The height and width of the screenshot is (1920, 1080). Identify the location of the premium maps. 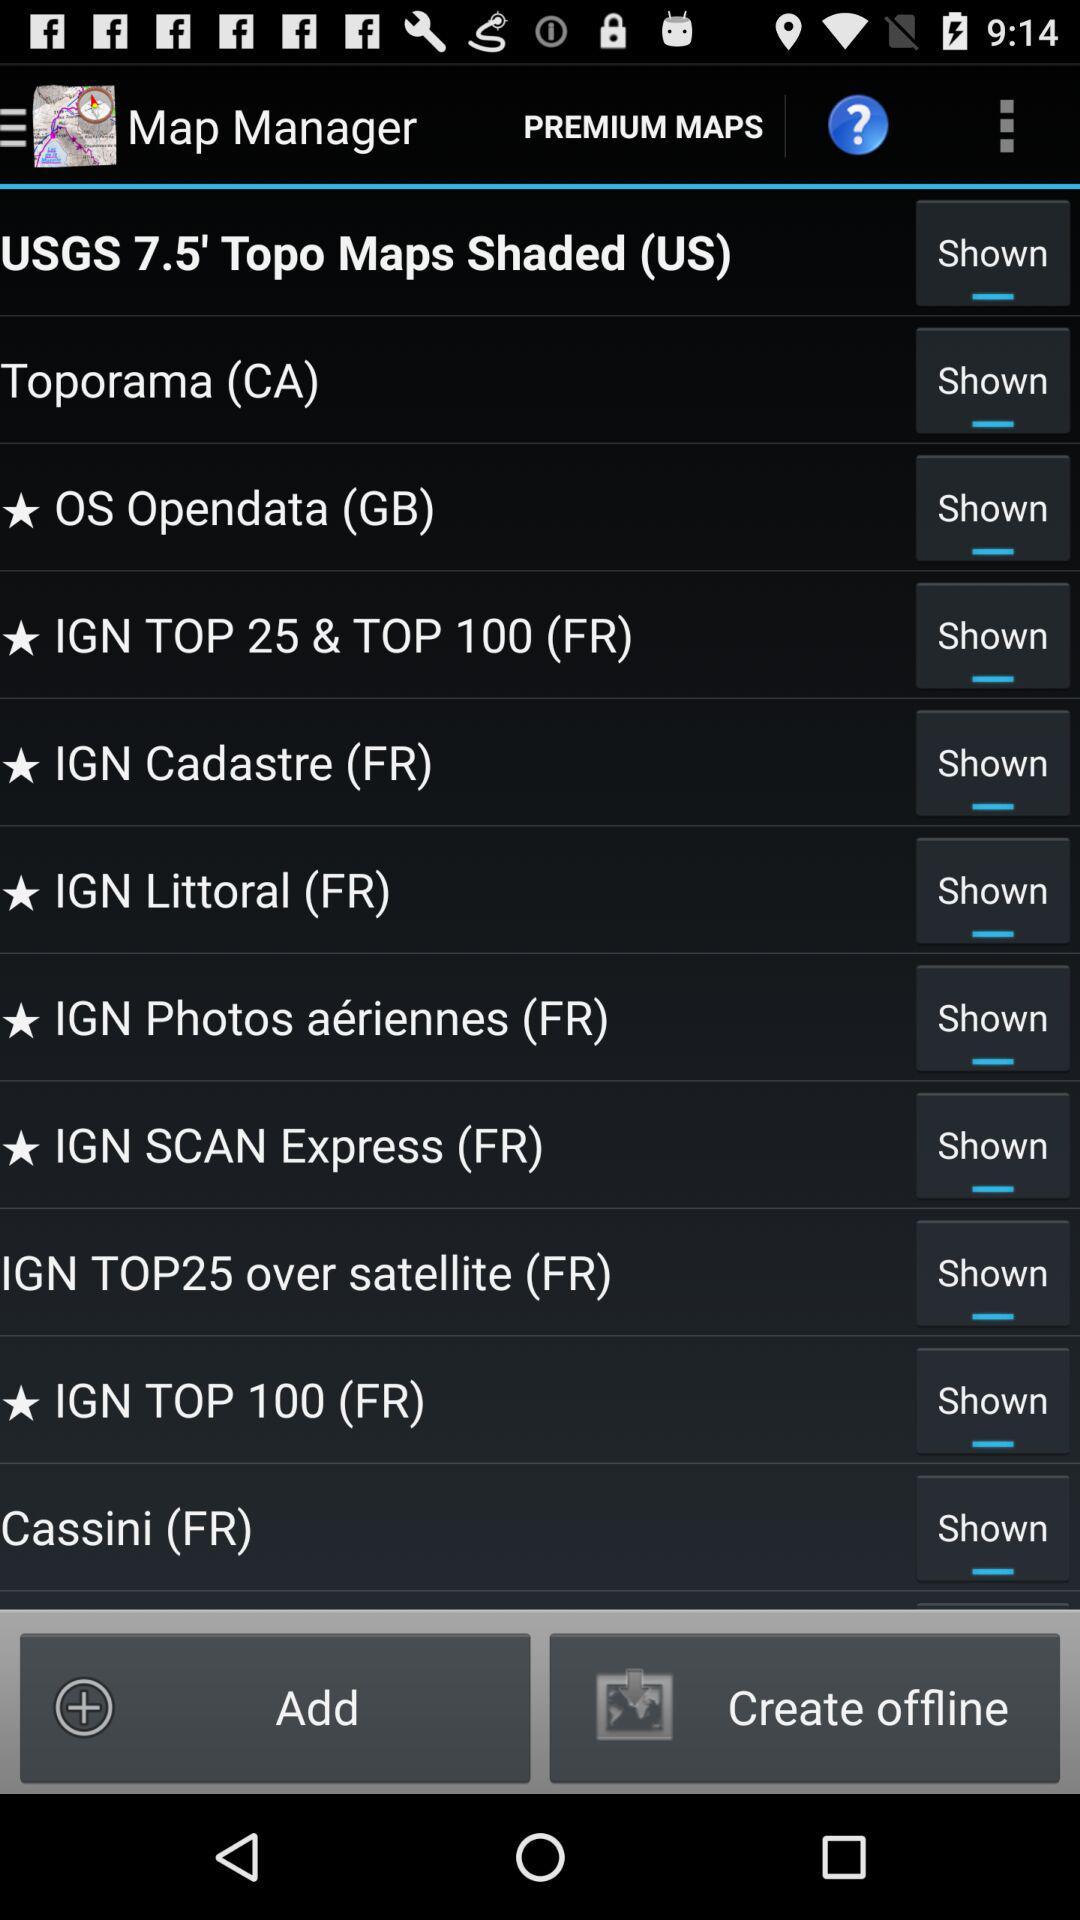
(643, 124).